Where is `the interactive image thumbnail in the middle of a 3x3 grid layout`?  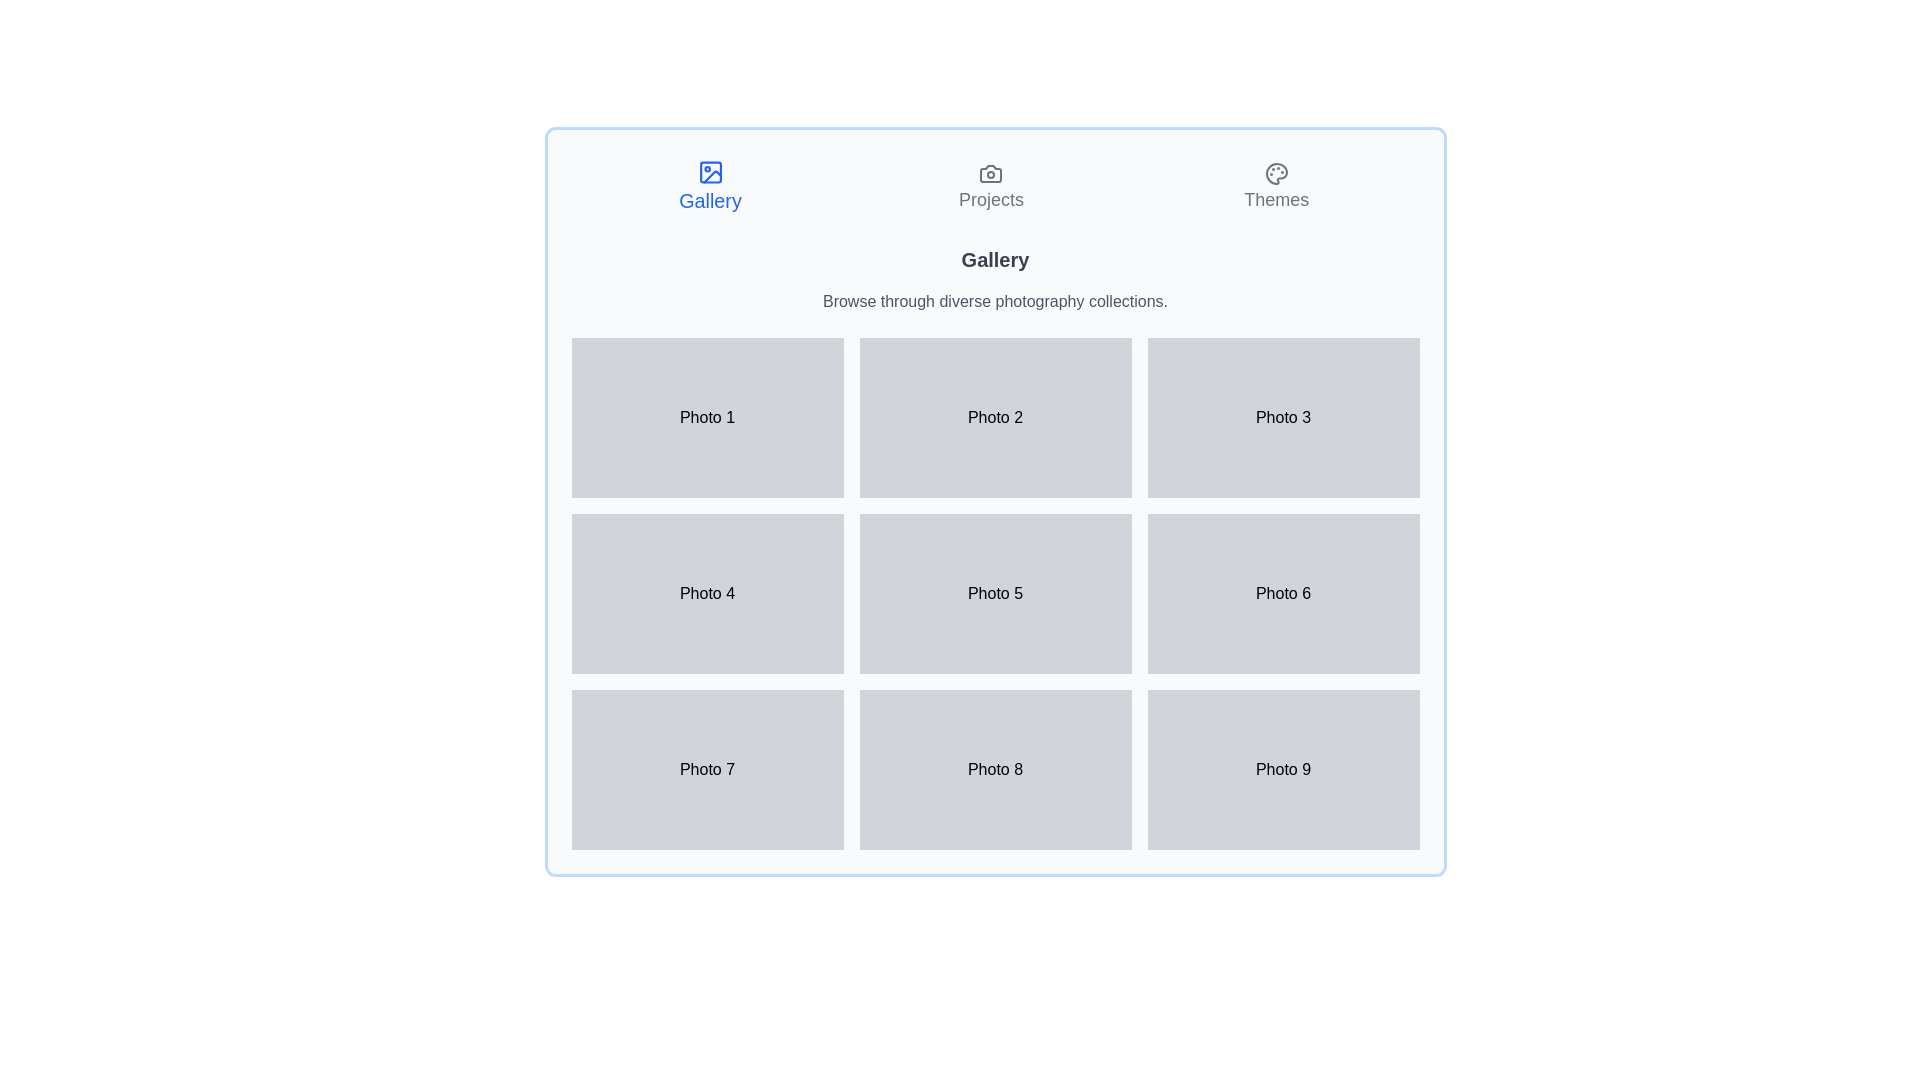
the interactive image thumbnail in the middle of a 3x3 grid layout is located at coordinates (995, 593).